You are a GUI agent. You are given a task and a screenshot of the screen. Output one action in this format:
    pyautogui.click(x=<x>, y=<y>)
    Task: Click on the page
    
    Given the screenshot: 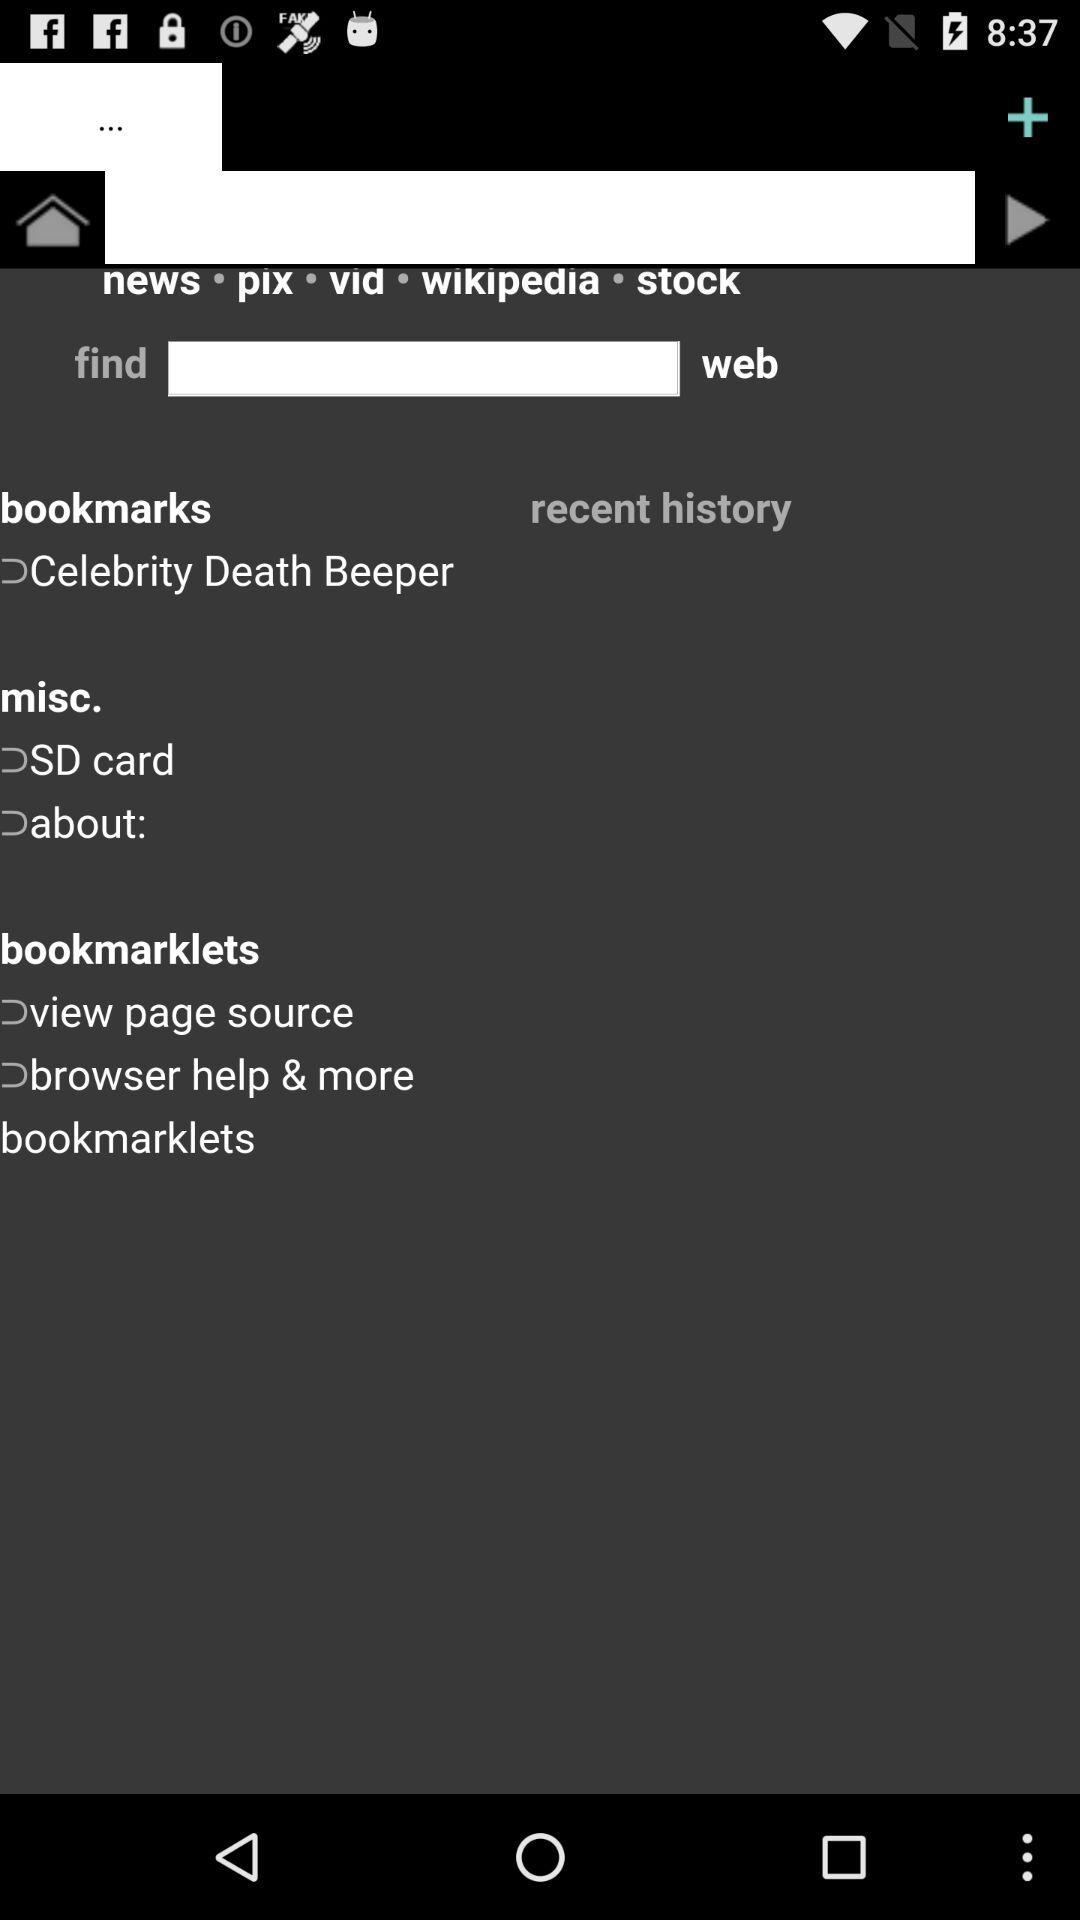 What is the action you would take?
    pyautogui.click(x=1027, y=115)
    